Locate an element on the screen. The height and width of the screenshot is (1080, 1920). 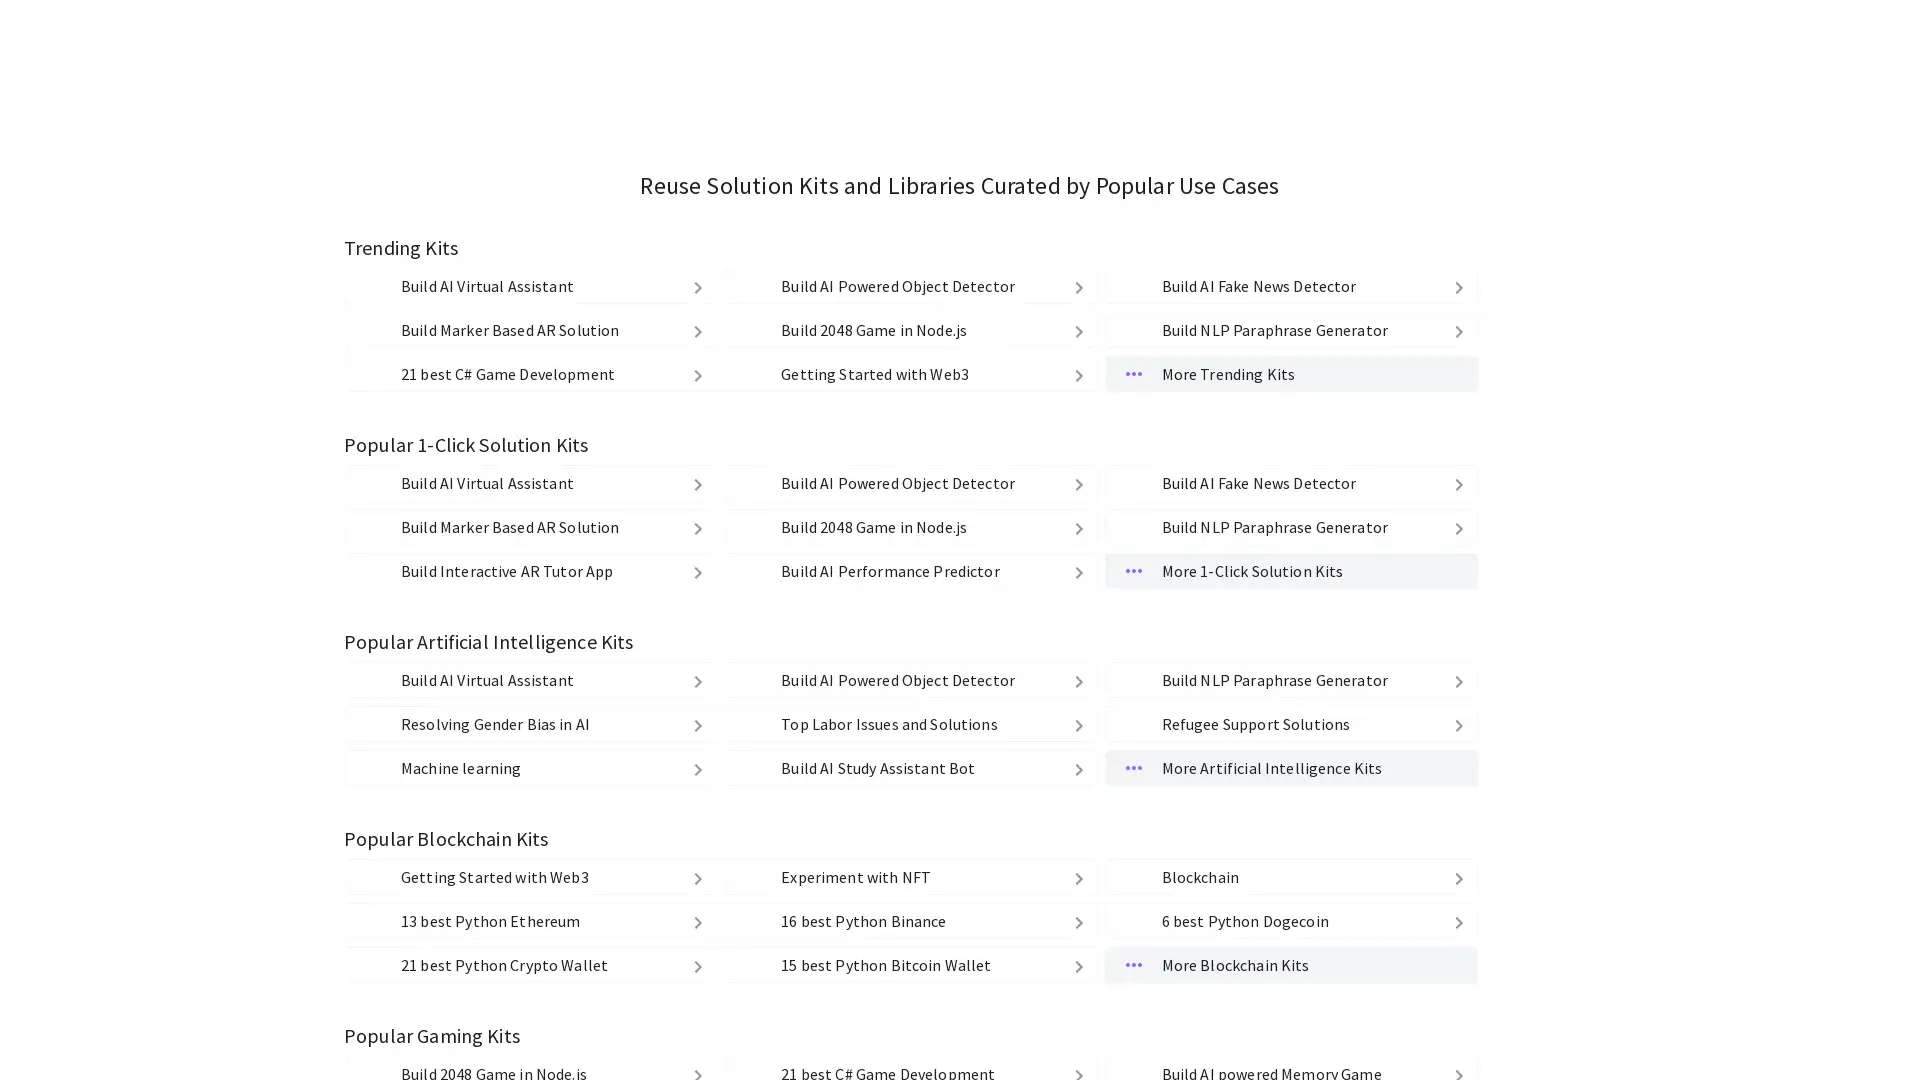
delete is located at coordinates (1050, 1030).